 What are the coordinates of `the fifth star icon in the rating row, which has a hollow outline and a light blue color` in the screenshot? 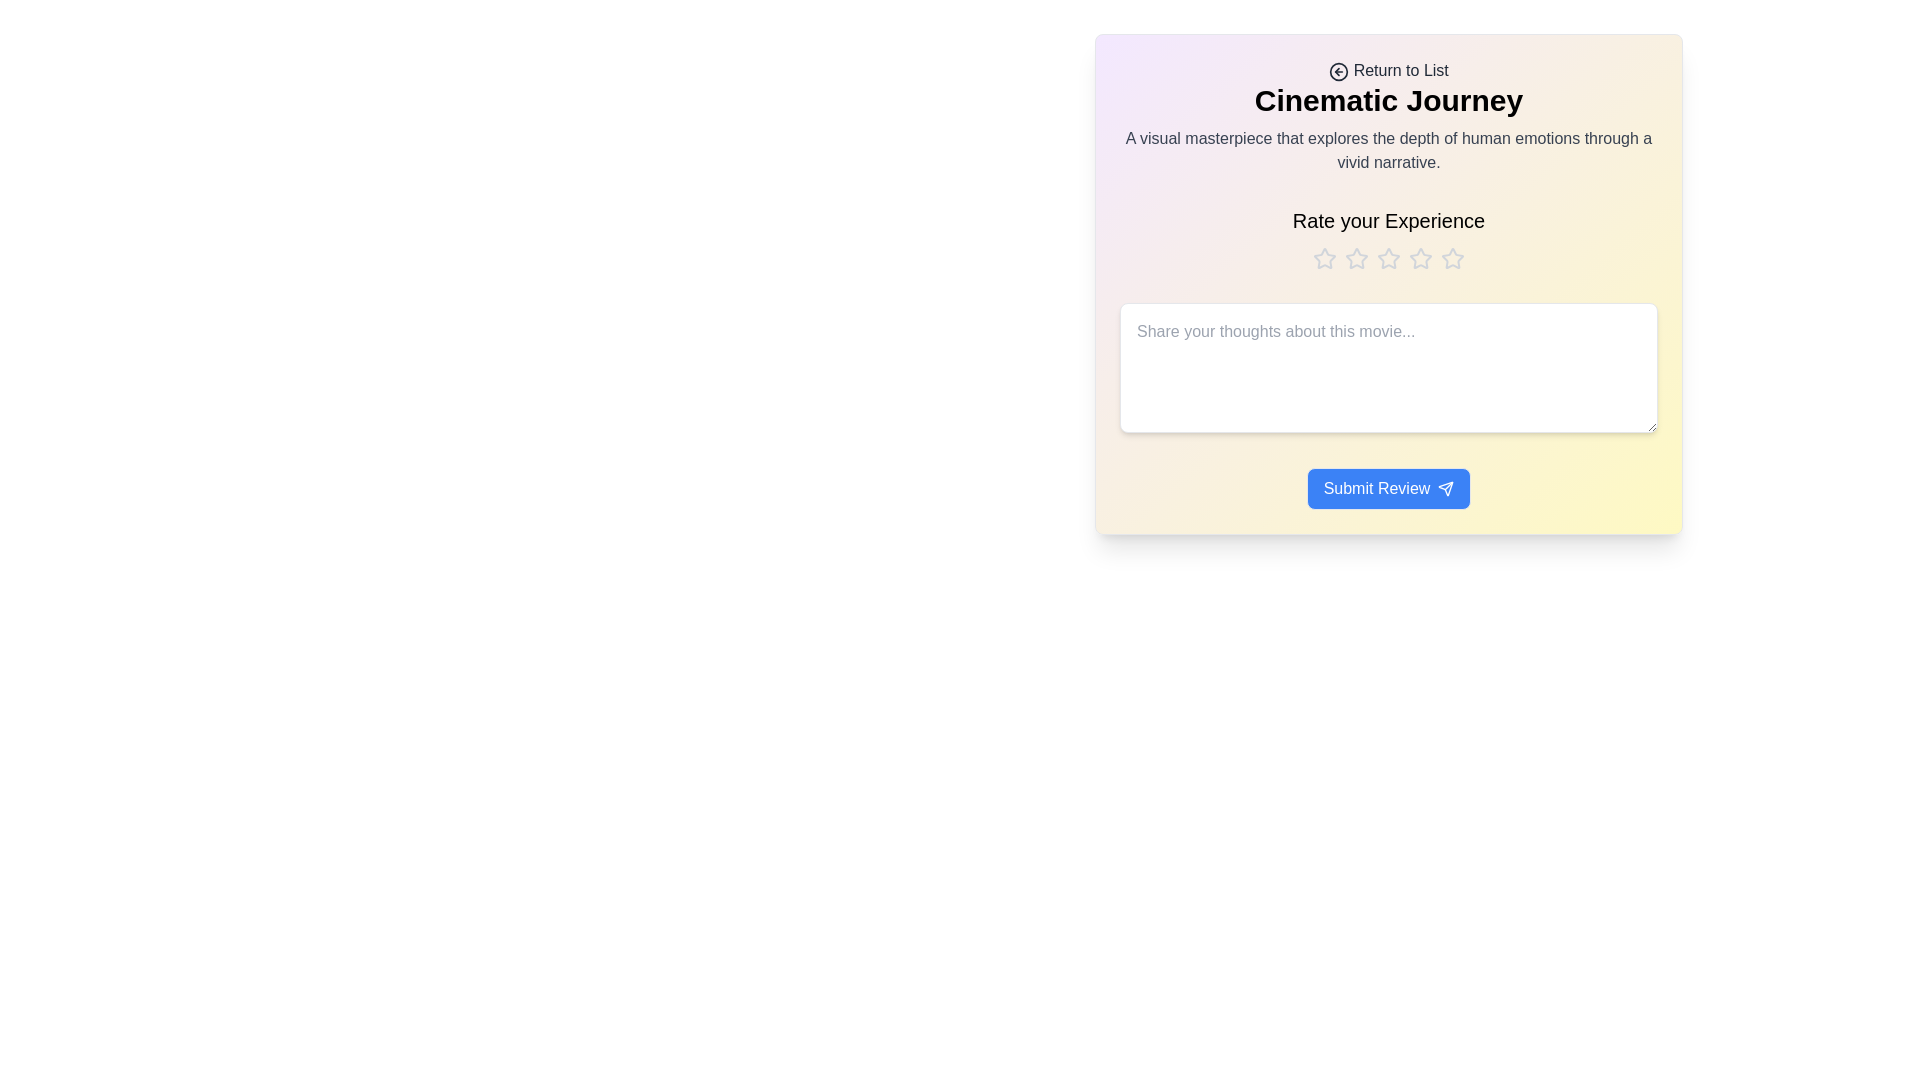 It's located at (1451, 257).